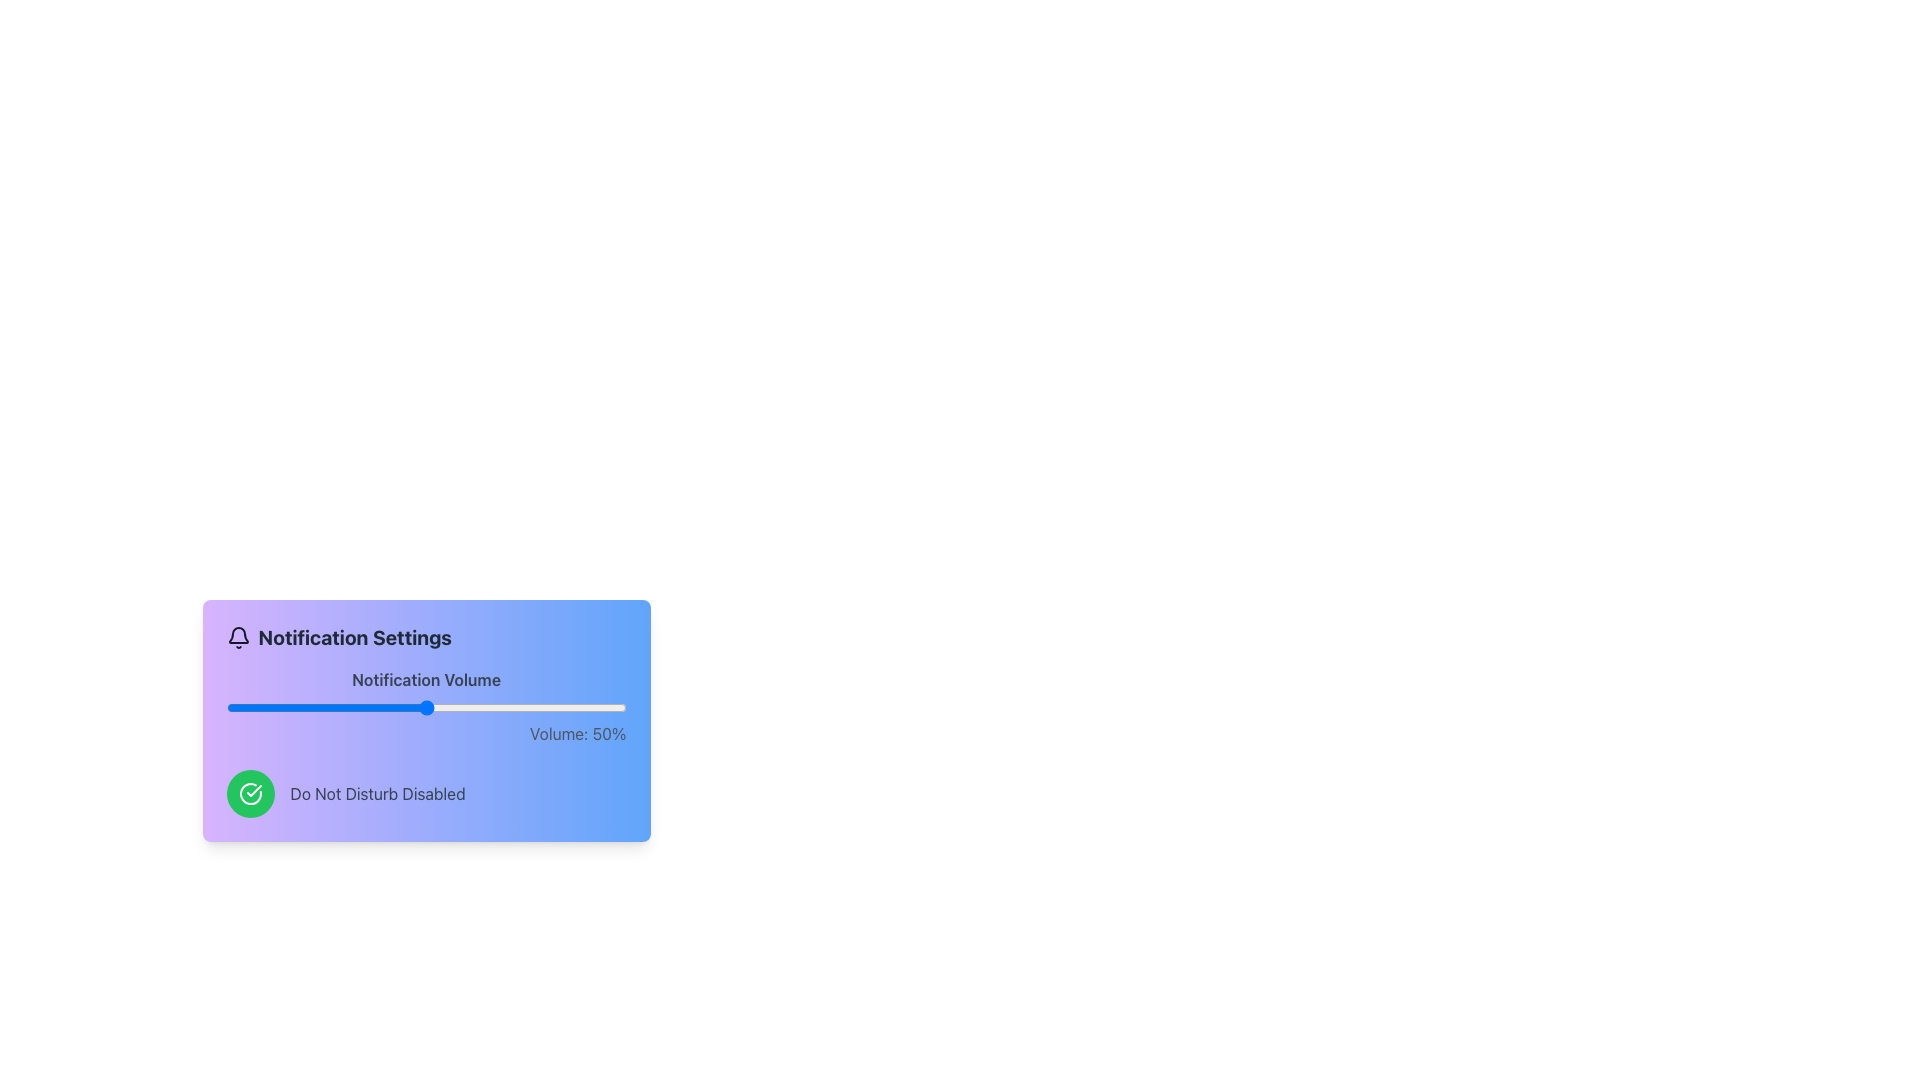 The width and height of the screenshot is (1920, 1080). I want to click on notification volume, so click(437, 707).